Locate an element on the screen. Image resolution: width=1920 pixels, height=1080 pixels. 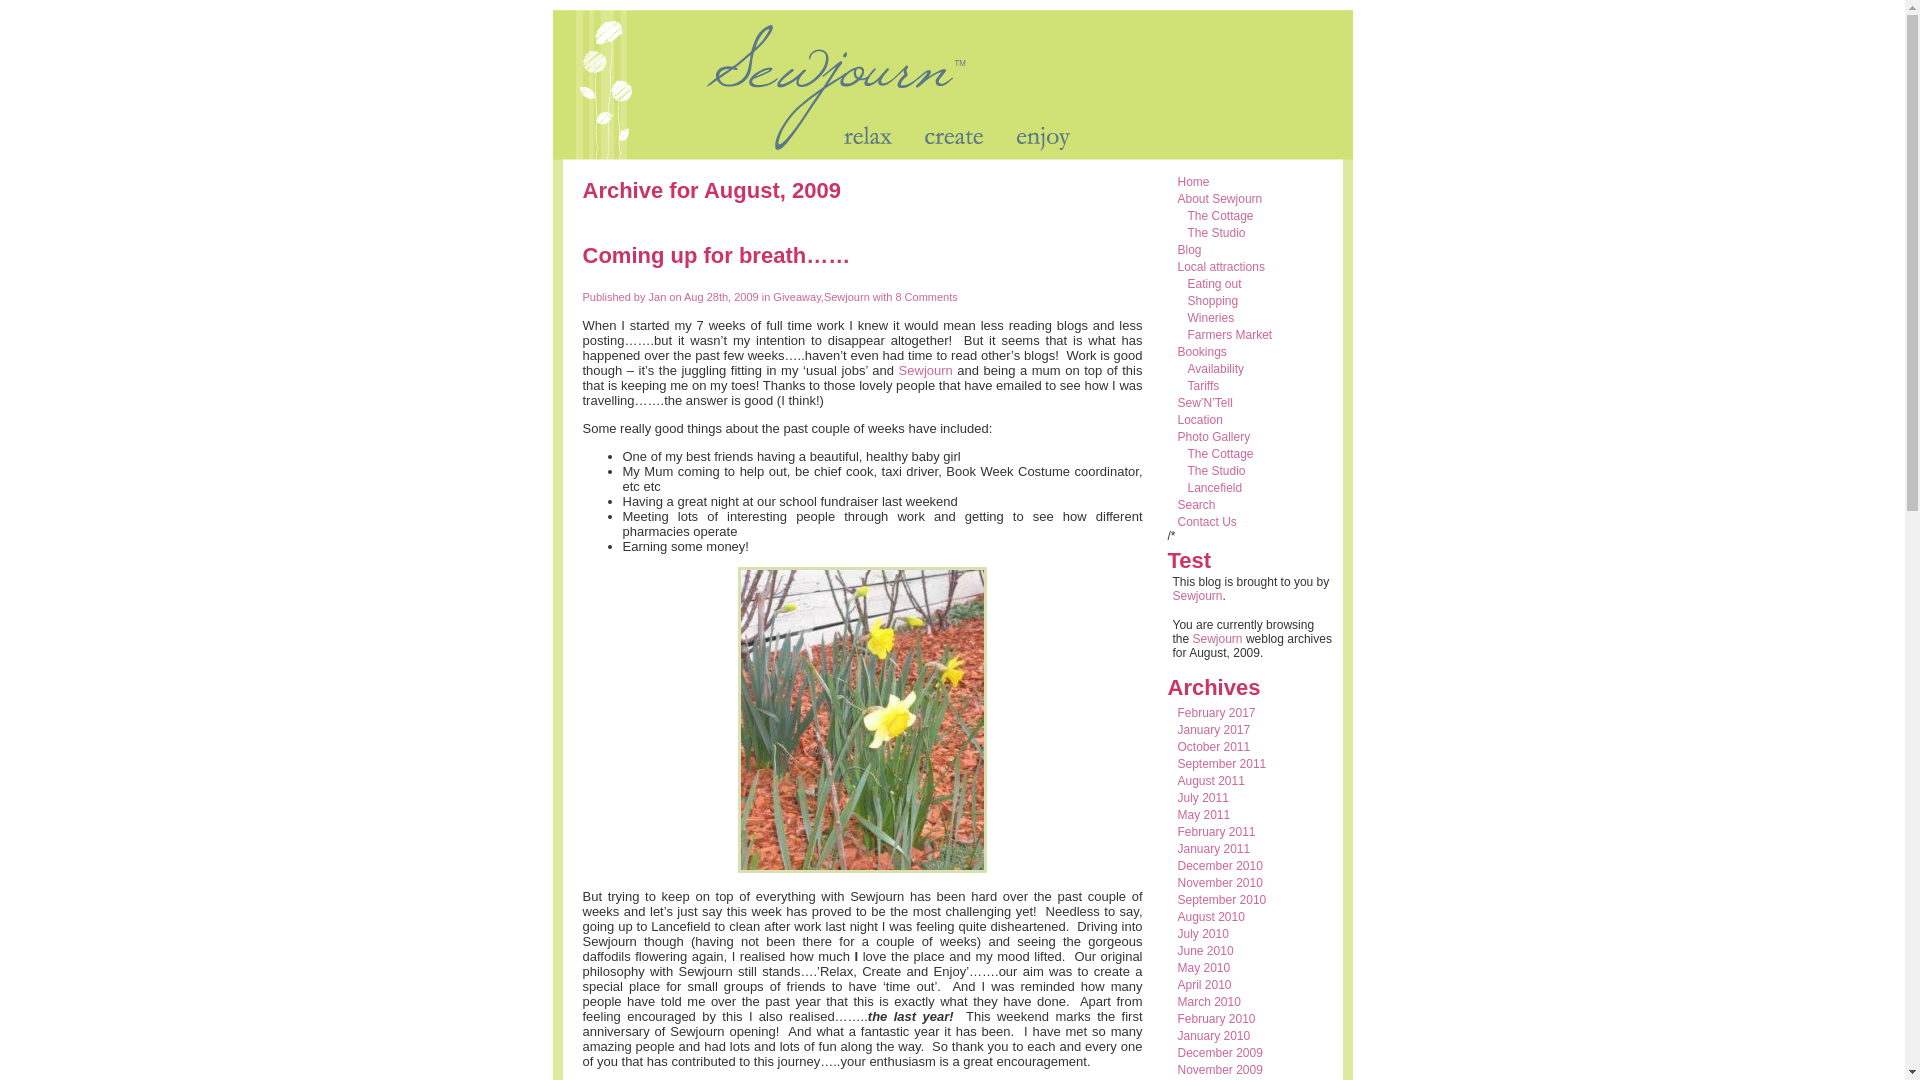
'November 2010' is located at coordinates (1177, 882).